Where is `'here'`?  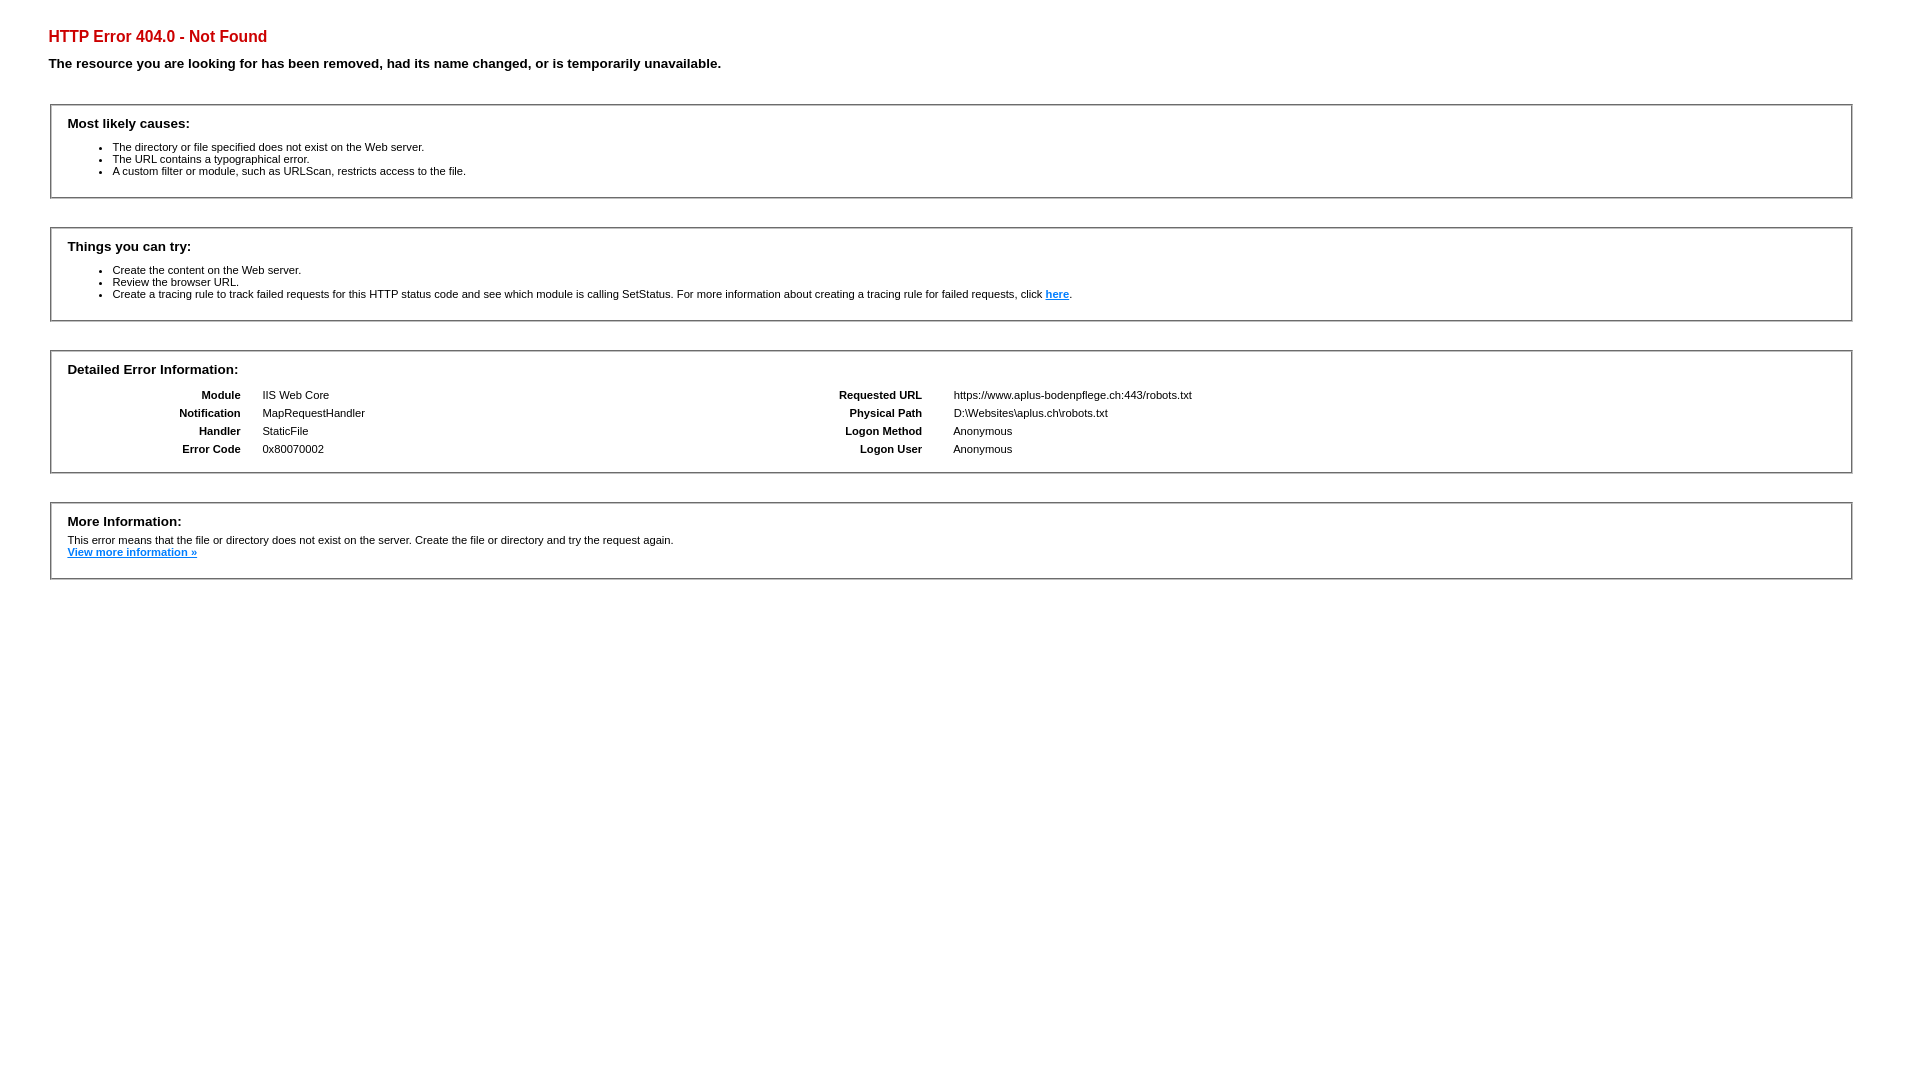
'here' is located at coordinates (1056, 293).